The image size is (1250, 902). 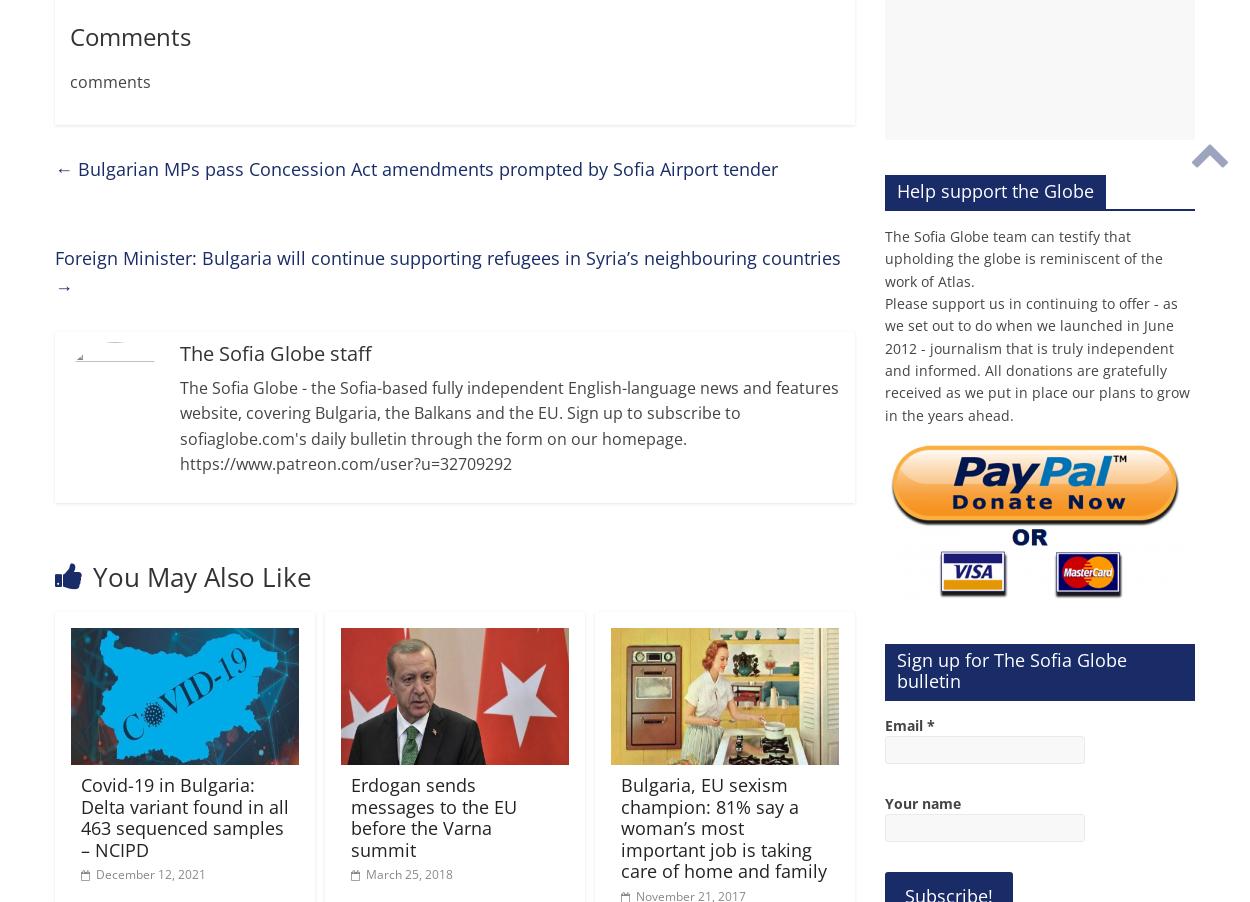 I want to click on 'Please support us in continuing to offer - as we set out to do when we launched in June 2012 - journalism that is truly independent and informed. All donations are gratefully received as we put in place our plans to grow in the years ahead.', so click(x=1037, y=357).